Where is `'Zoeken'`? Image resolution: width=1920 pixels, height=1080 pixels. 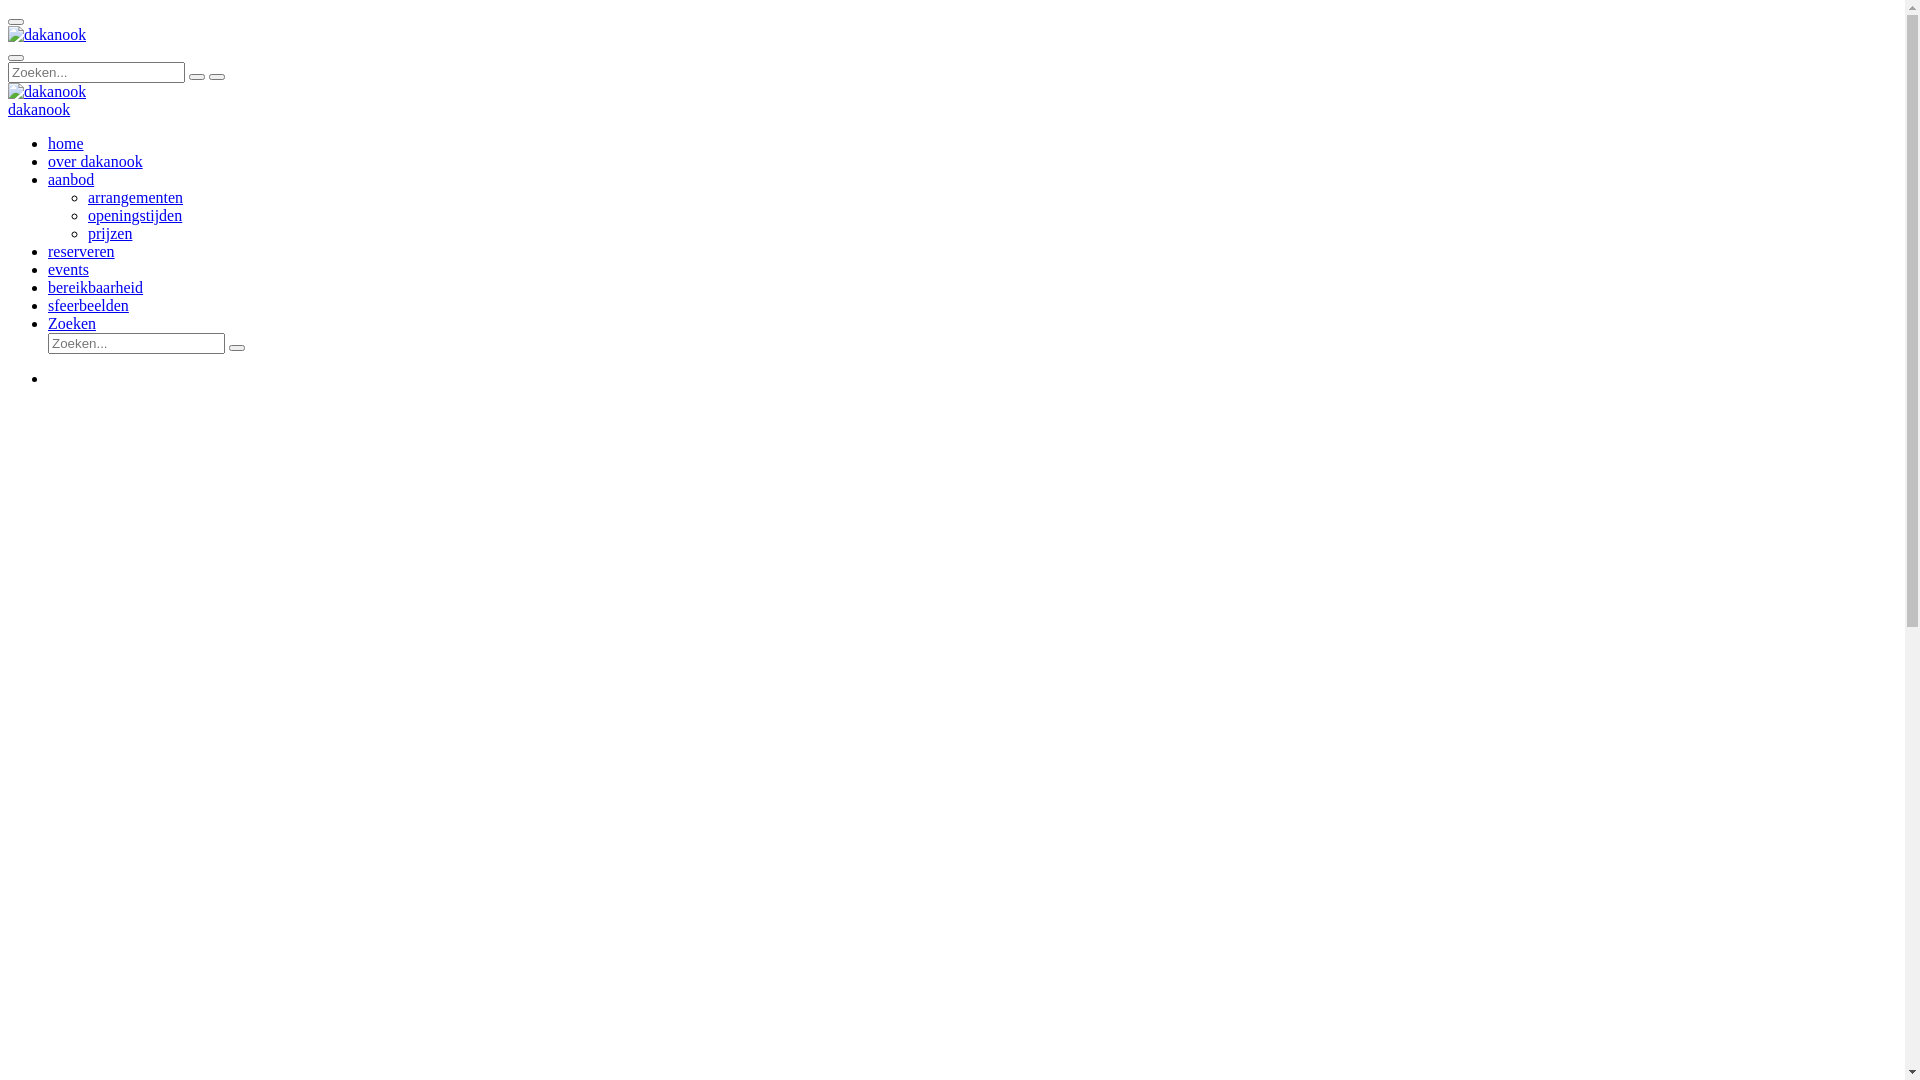
'Zoeken' is located at coordinates (72, 322).